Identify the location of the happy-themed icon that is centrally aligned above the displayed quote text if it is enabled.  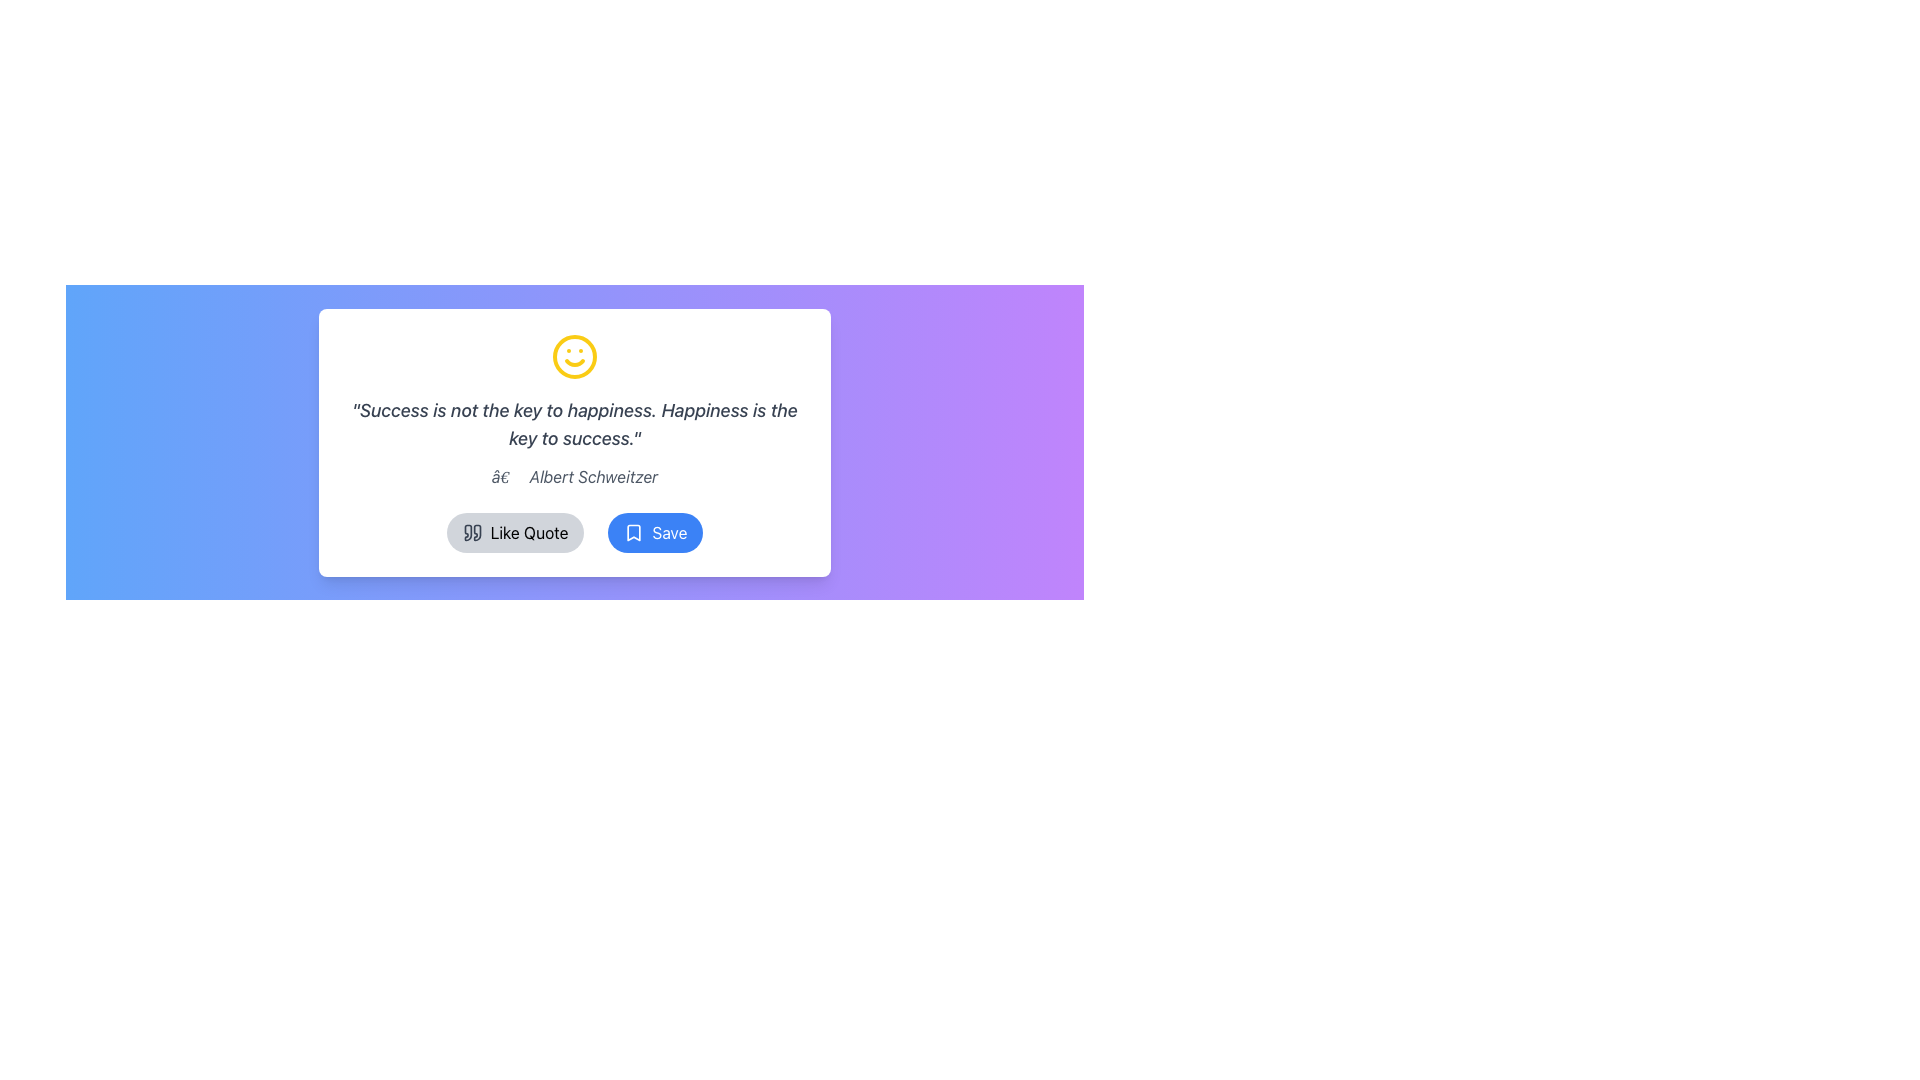
(574, 356).